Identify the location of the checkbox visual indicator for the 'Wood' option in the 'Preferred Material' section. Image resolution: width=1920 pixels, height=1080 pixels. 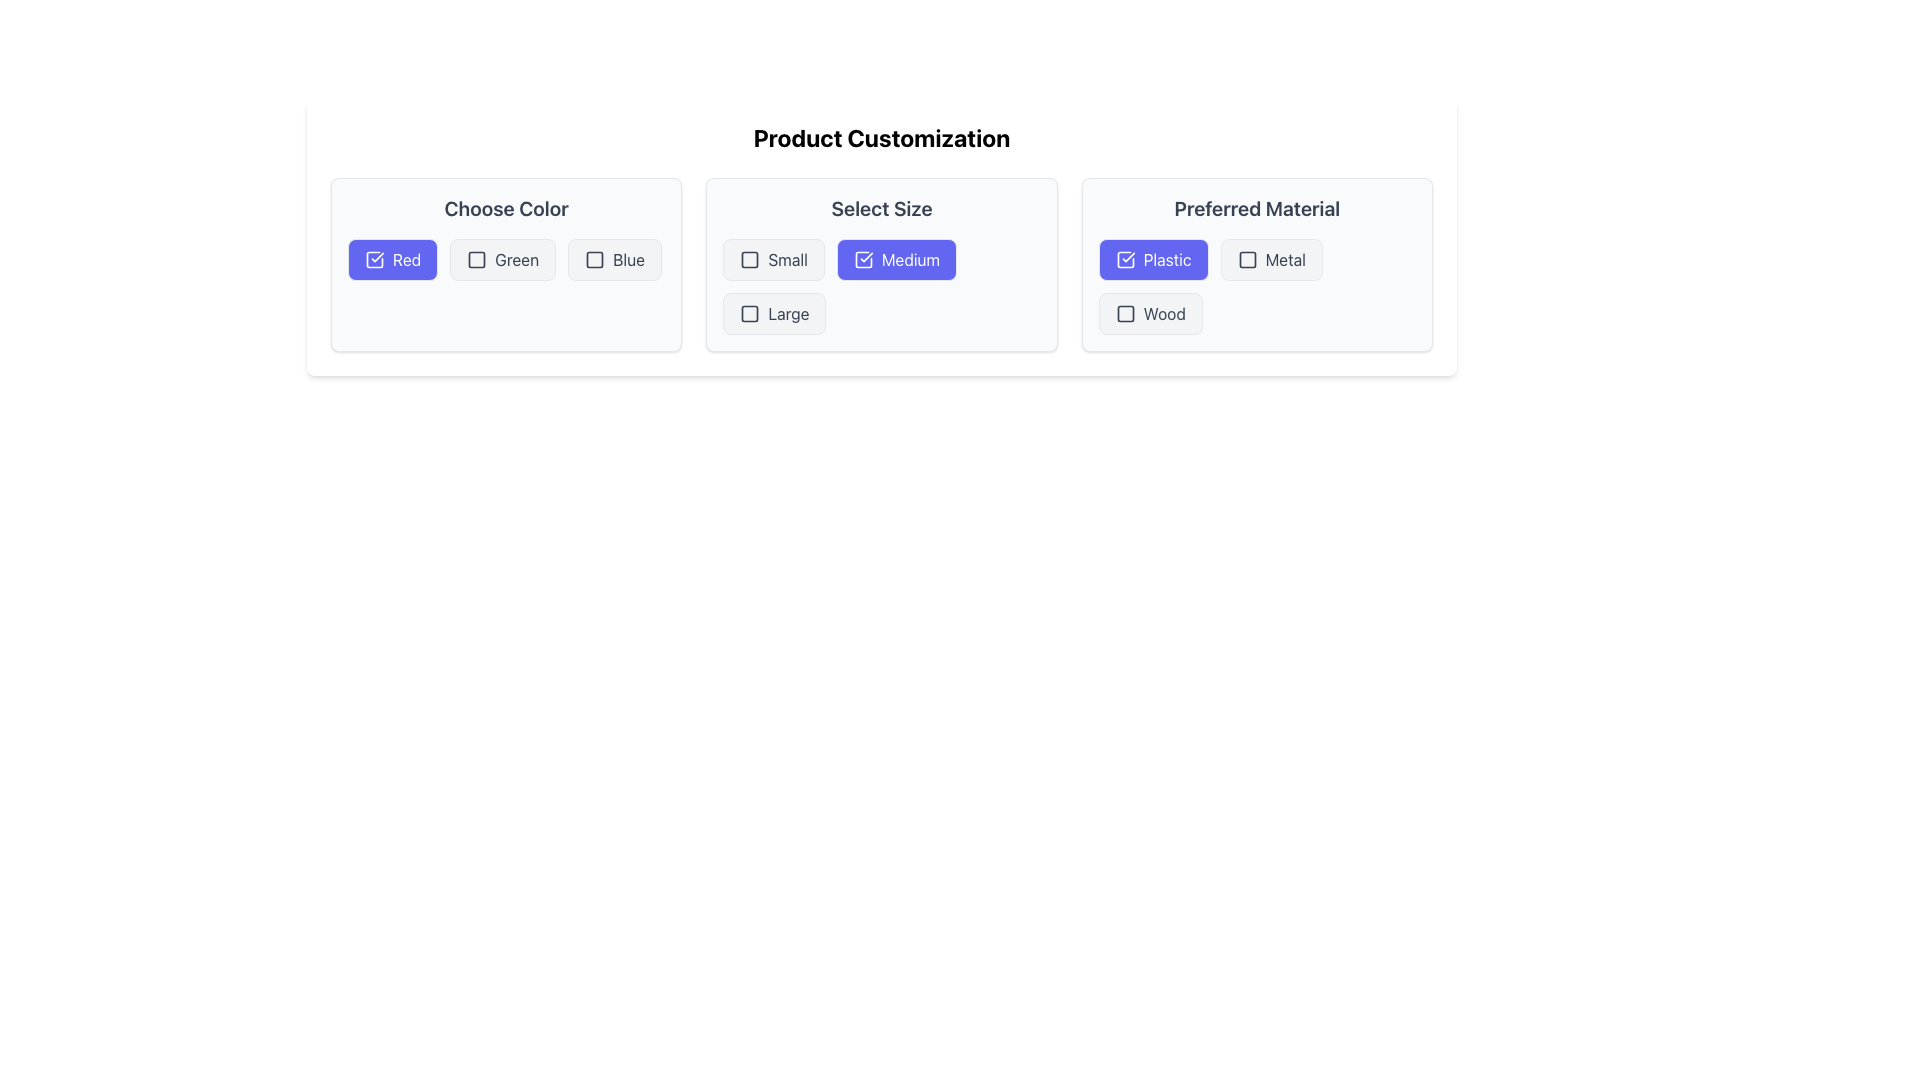
(1125, 313).